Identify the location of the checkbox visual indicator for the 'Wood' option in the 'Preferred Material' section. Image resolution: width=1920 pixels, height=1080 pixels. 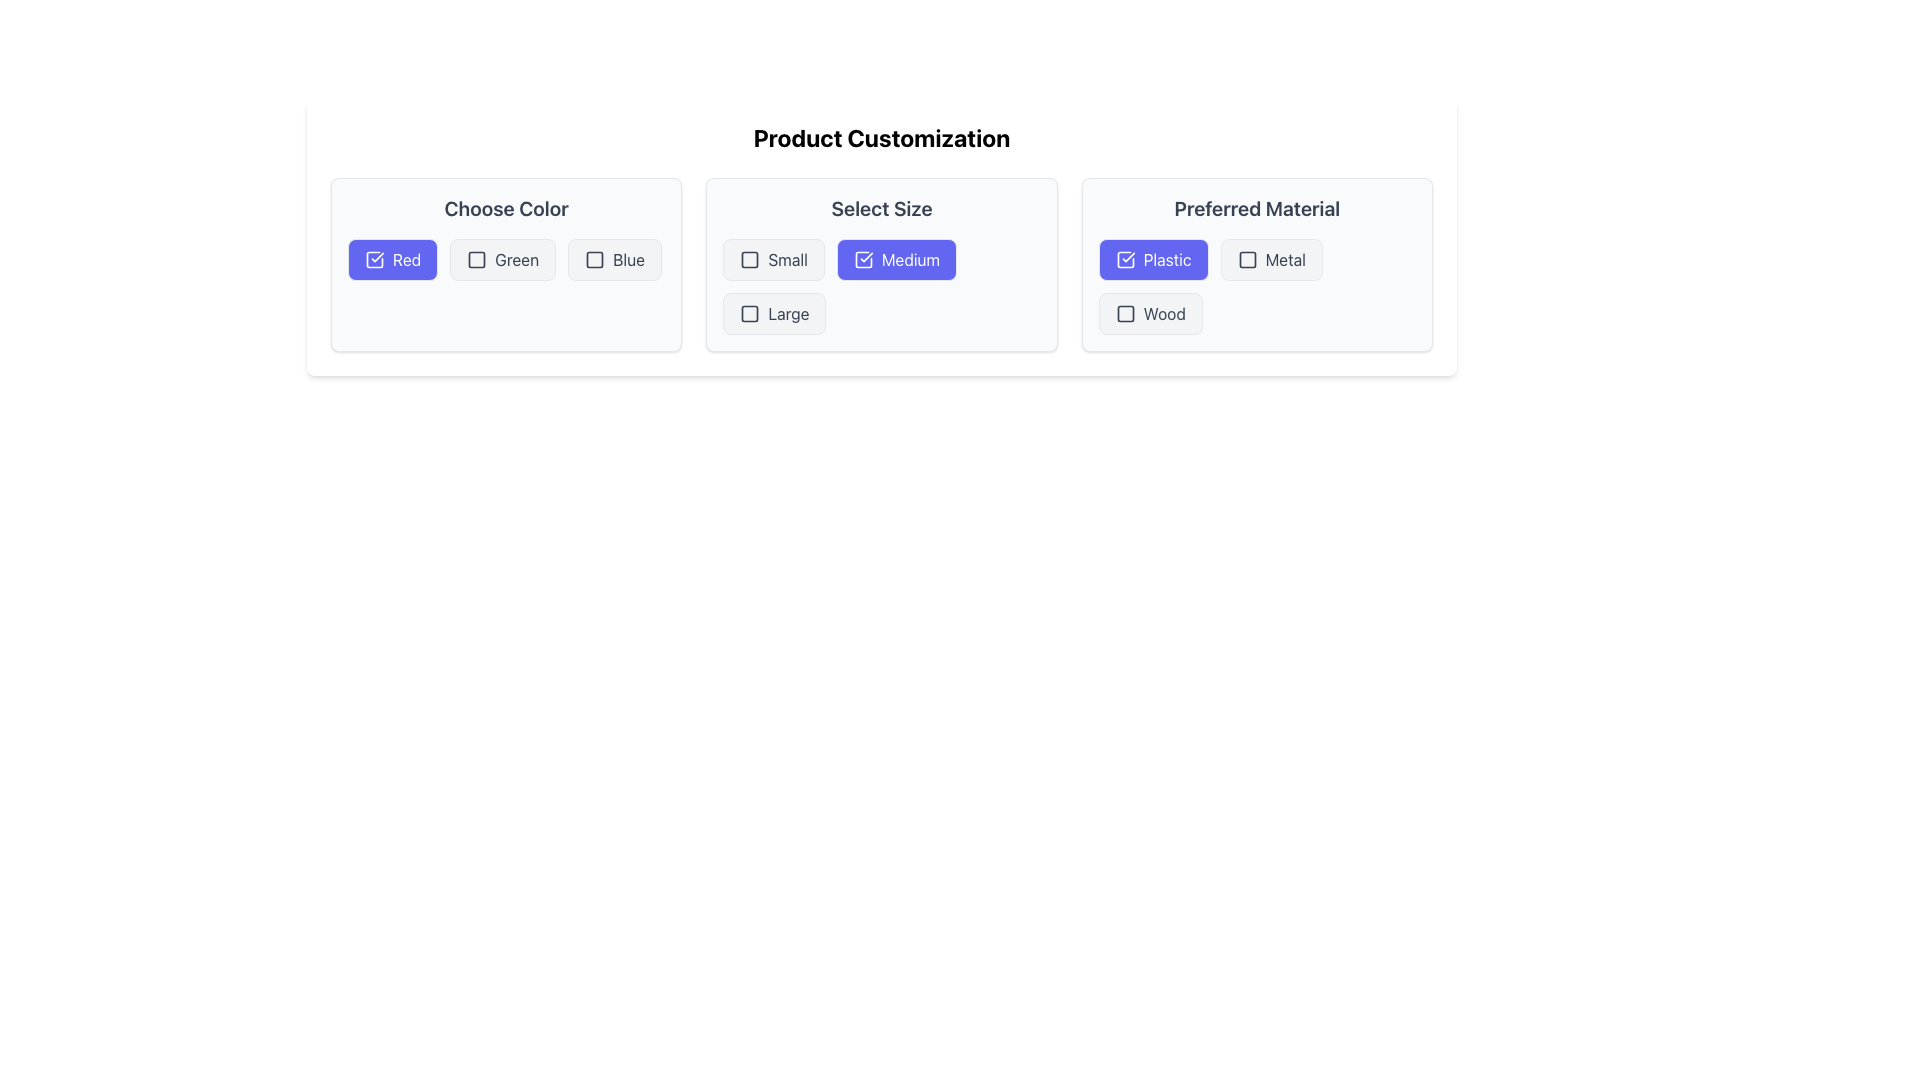
(1125, 313).